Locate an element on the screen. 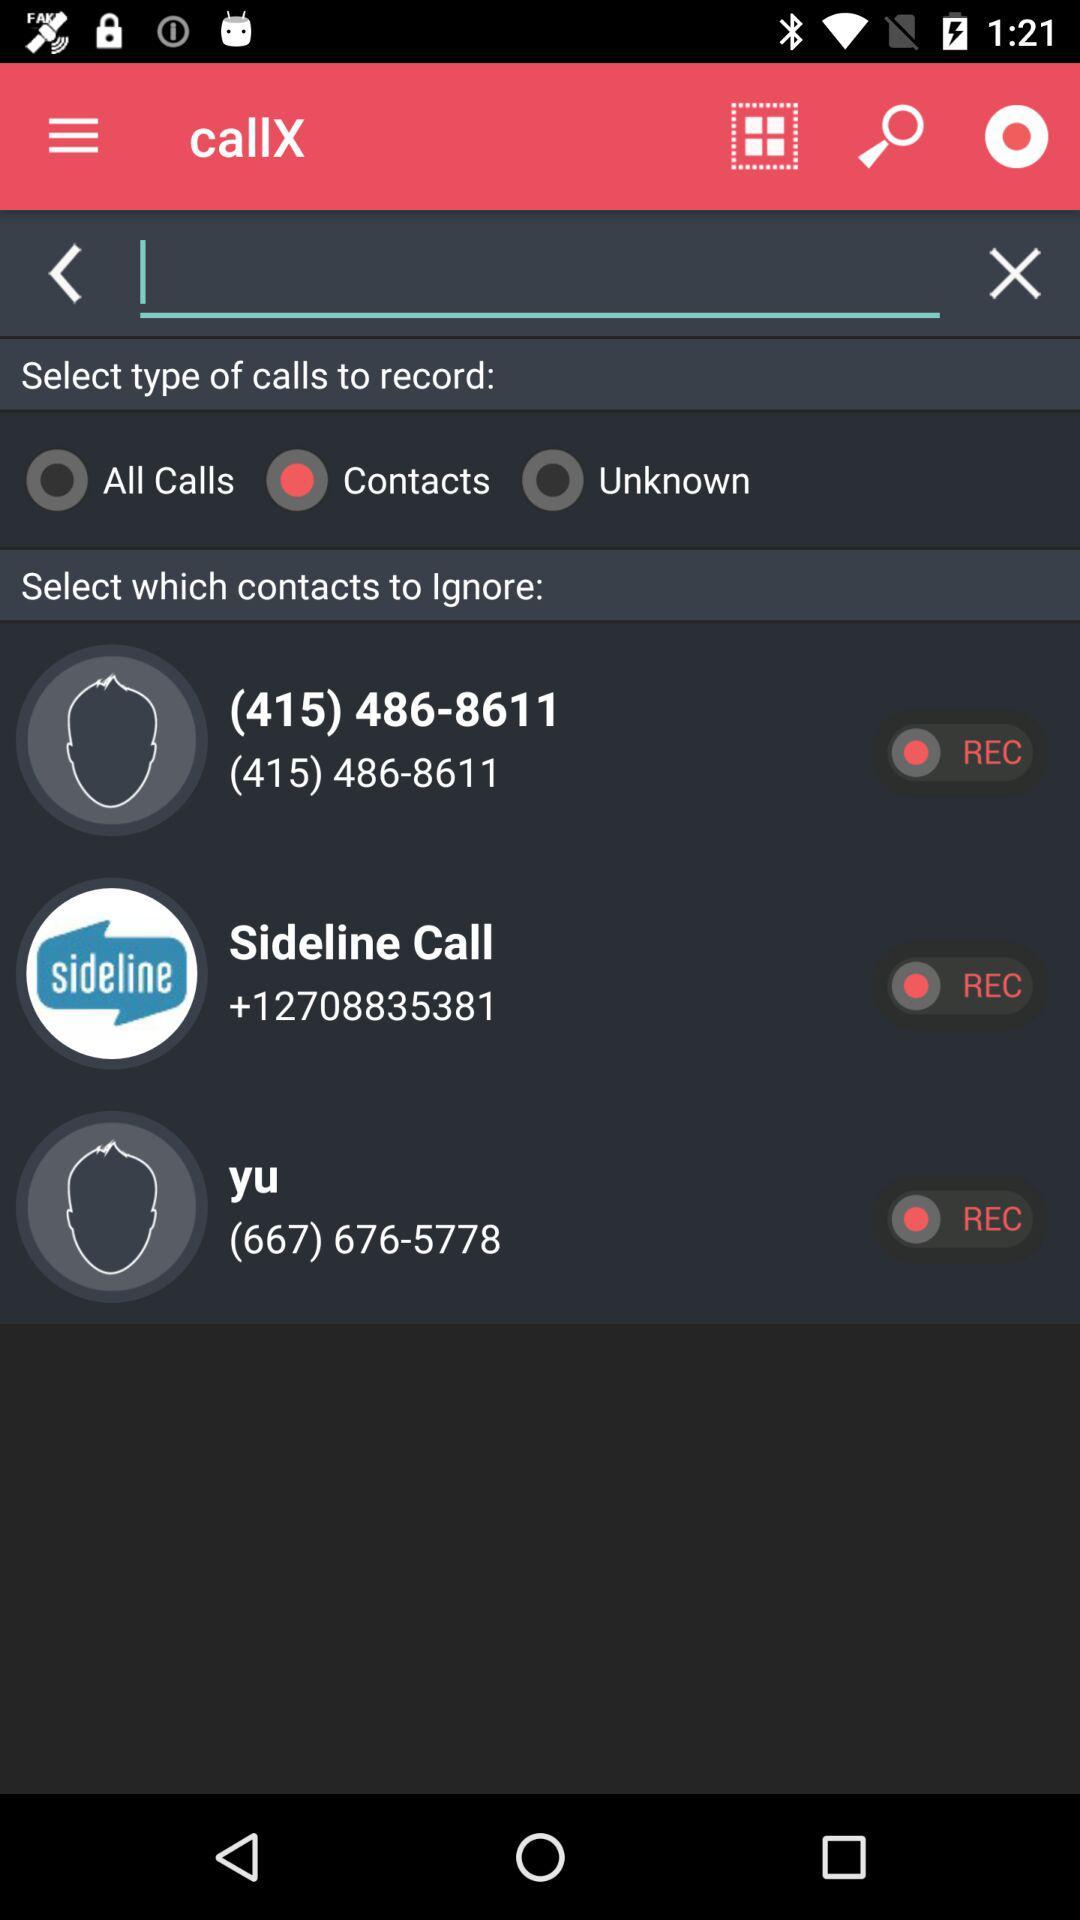  record calls is located at coordinates (958, 985).